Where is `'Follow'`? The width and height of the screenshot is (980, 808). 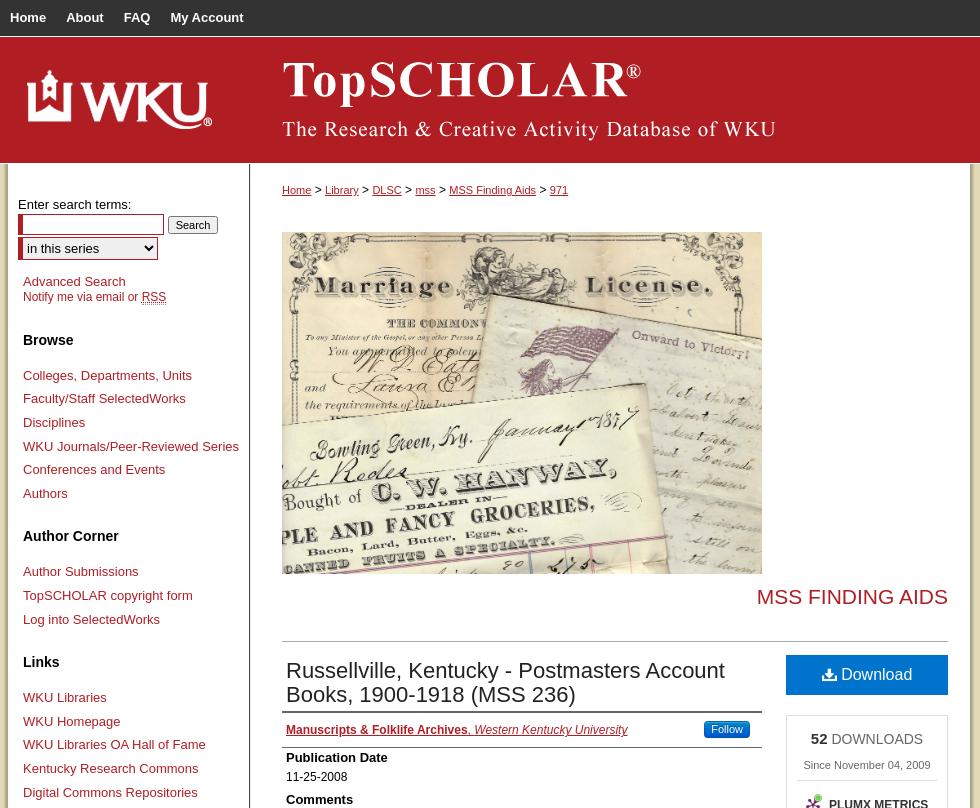
'Follow' is located at coordinates (726, 727).